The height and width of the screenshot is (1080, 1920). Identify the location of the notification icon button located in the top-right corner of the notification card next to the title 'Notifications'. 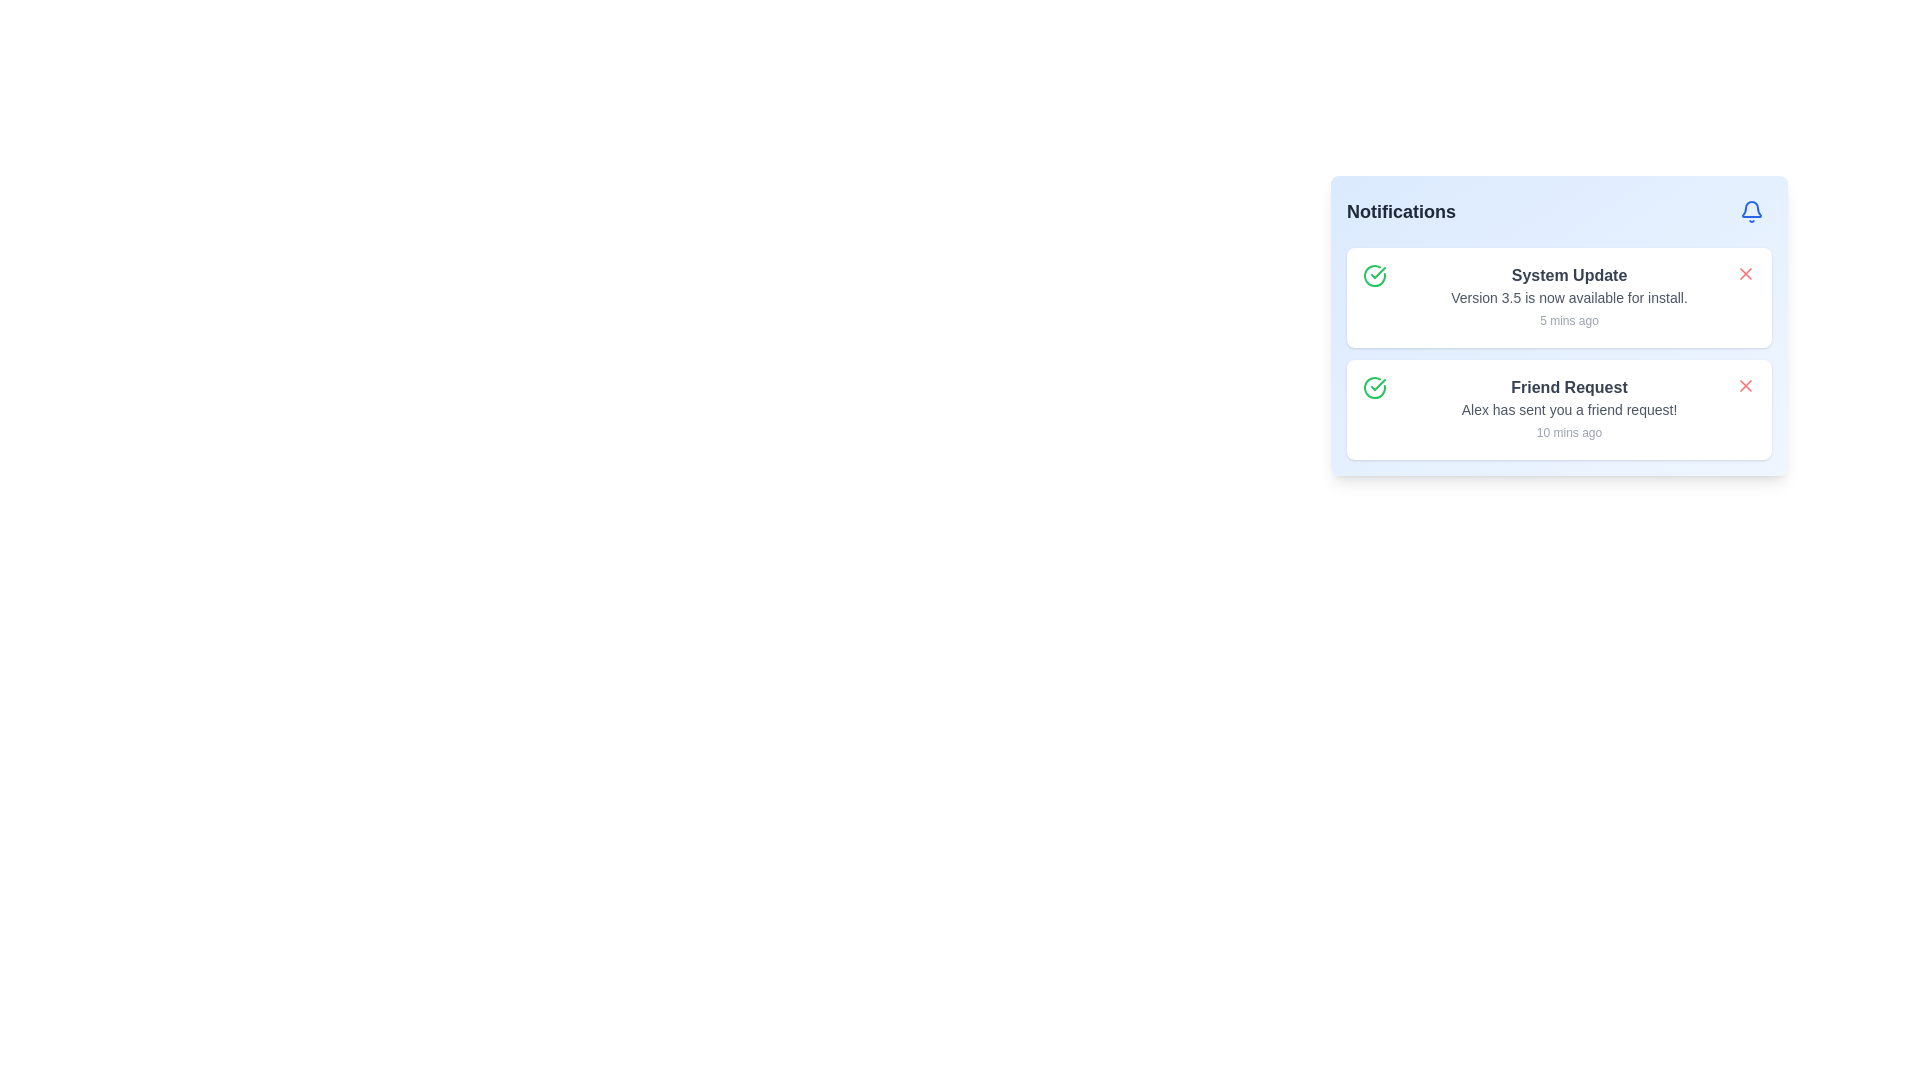
(1751, 212).